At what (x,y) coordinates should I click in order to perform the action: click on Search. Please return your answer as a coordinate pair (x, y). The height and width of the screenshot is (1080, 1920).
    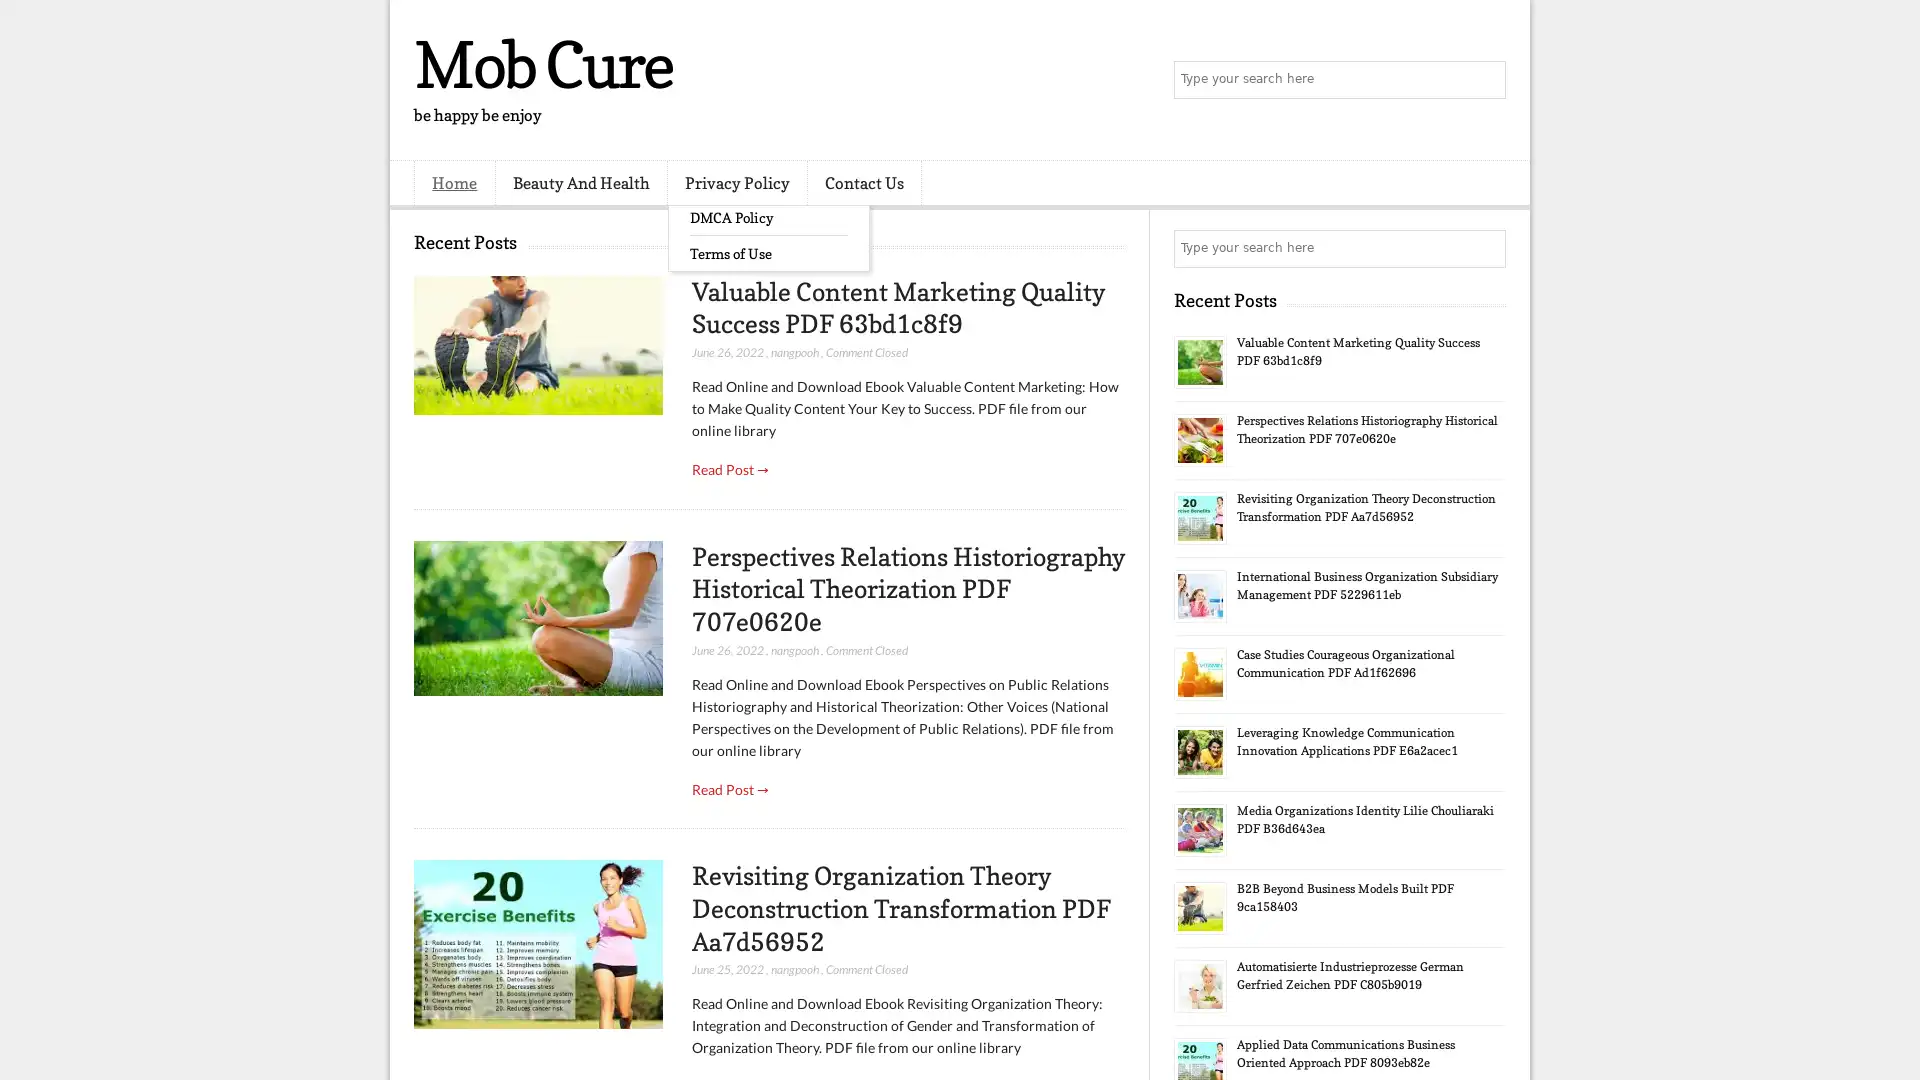
    Looking at the image, I should click on (1485, 80).